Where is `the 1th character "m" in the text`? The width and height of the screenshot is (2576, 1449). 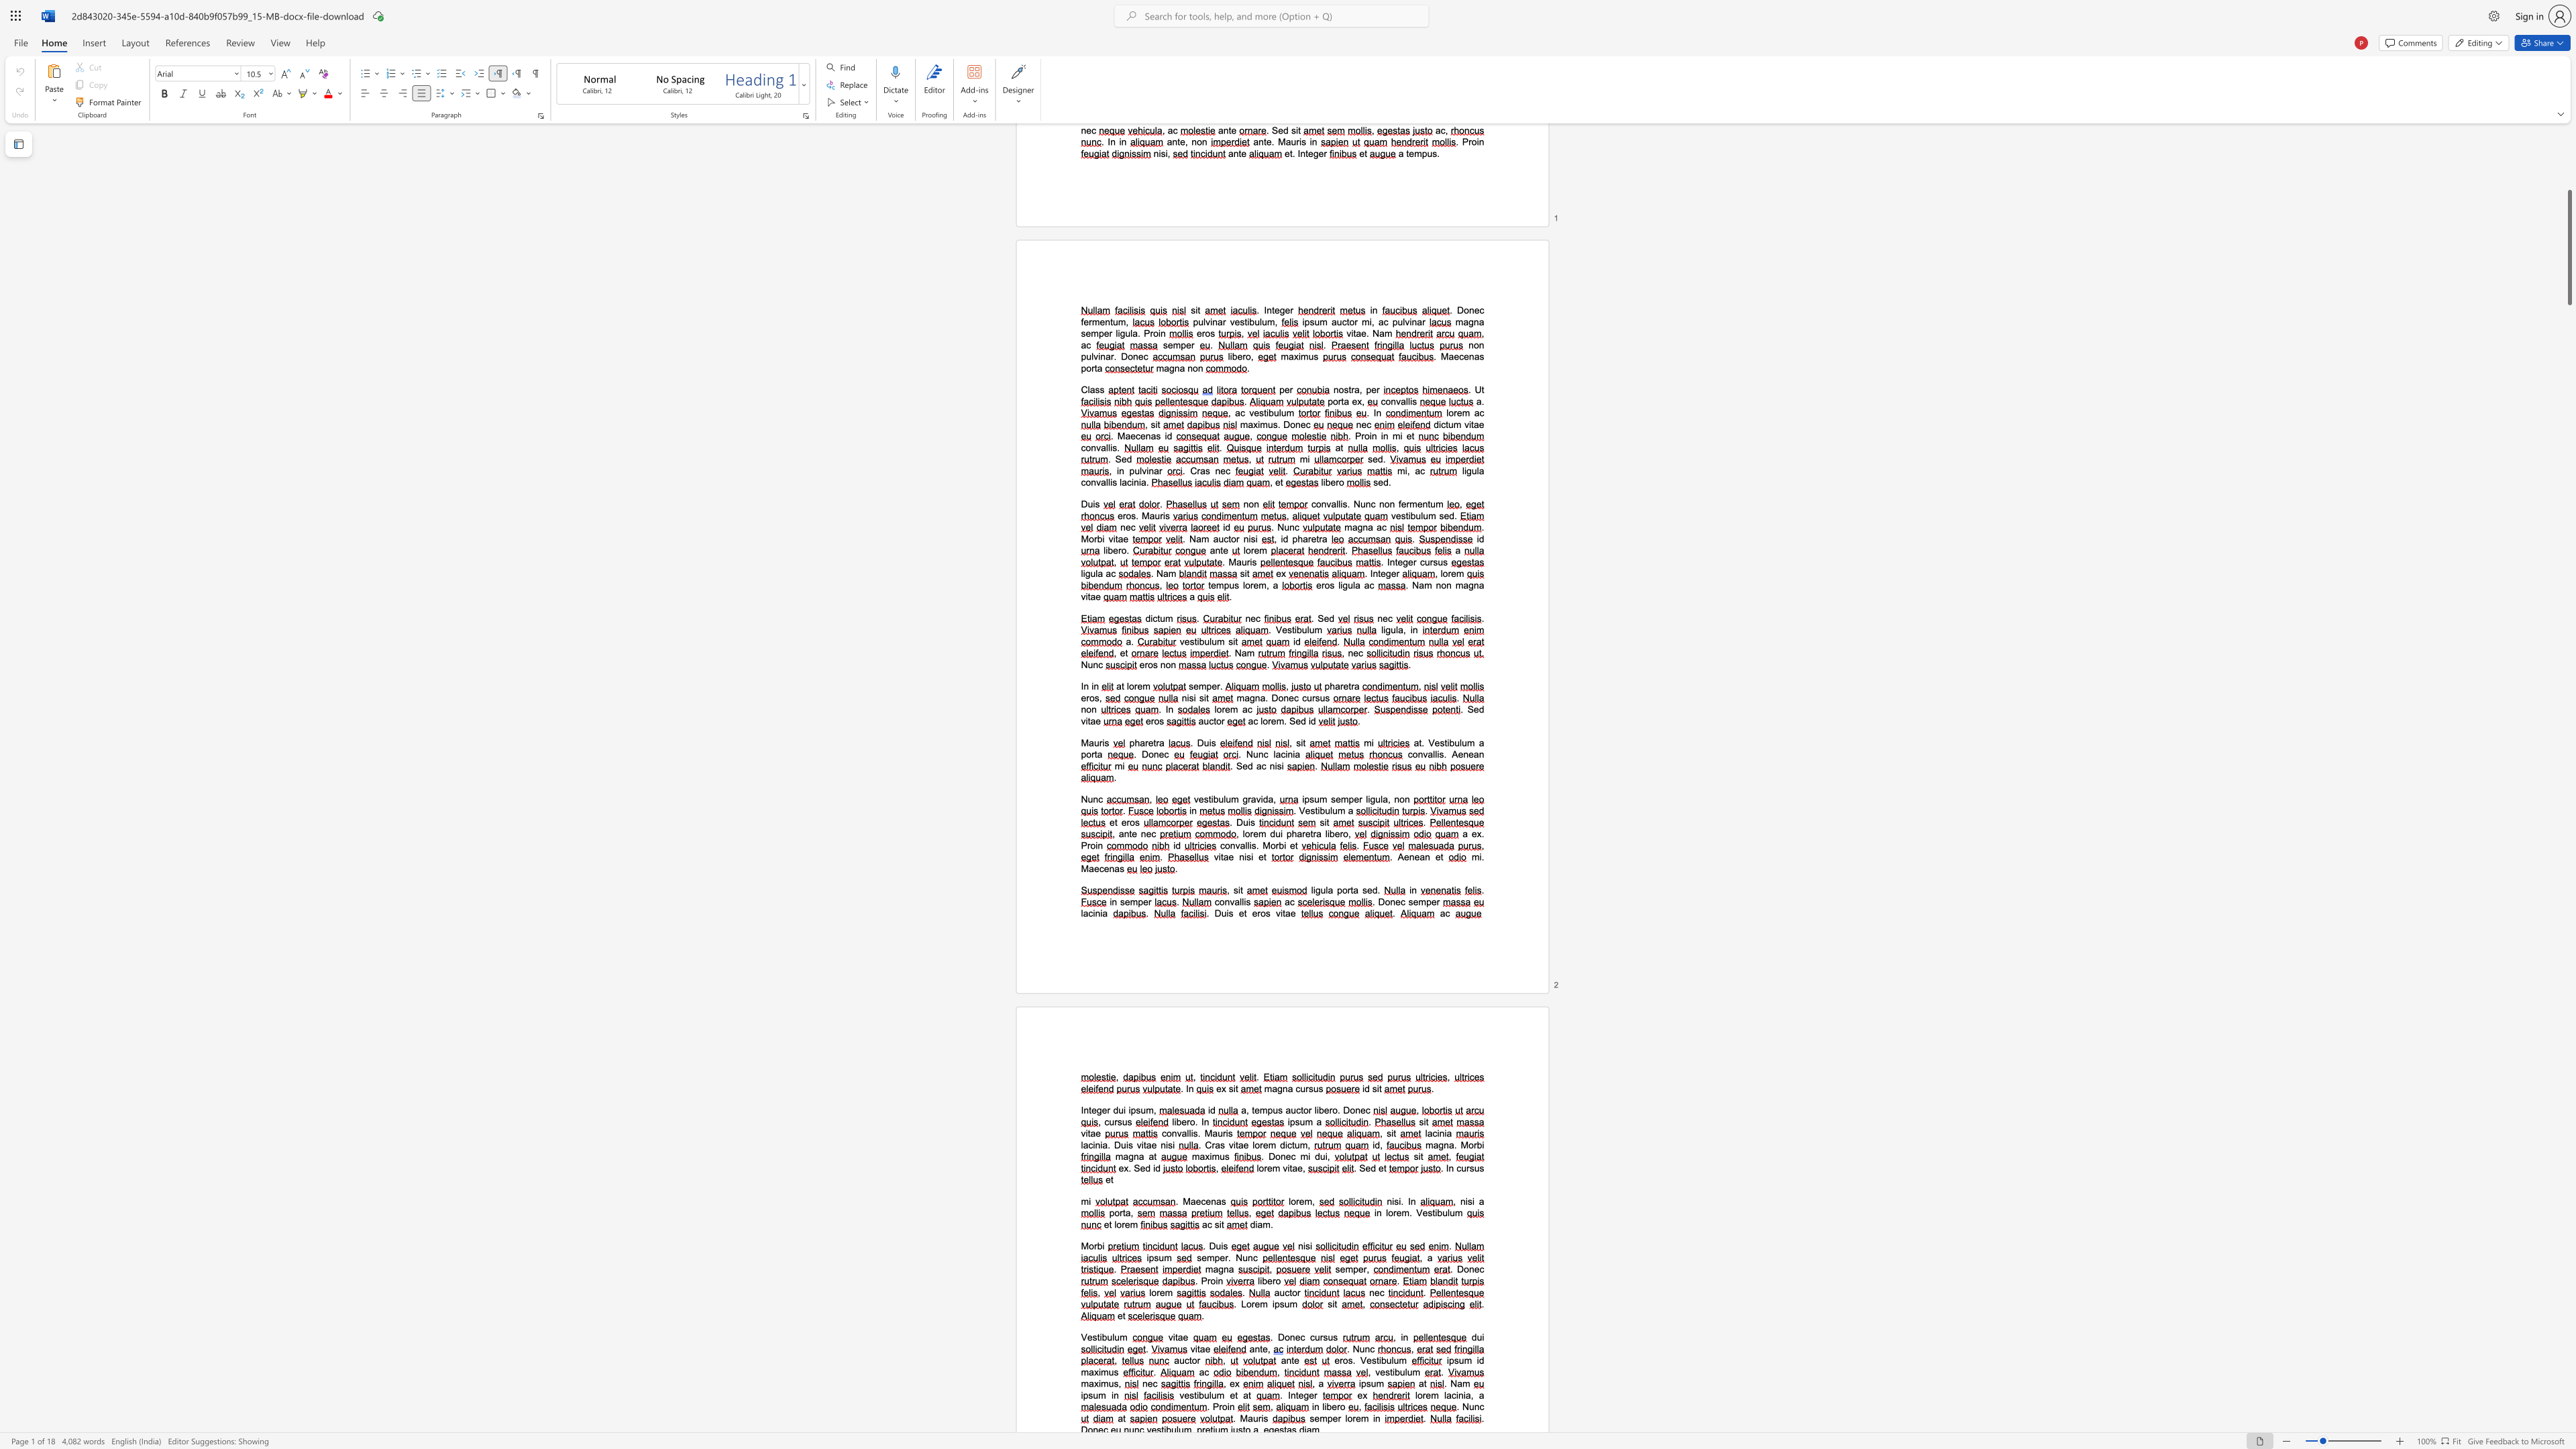 the 1th character "m" in the text is located at coordinates (1210, 1257).